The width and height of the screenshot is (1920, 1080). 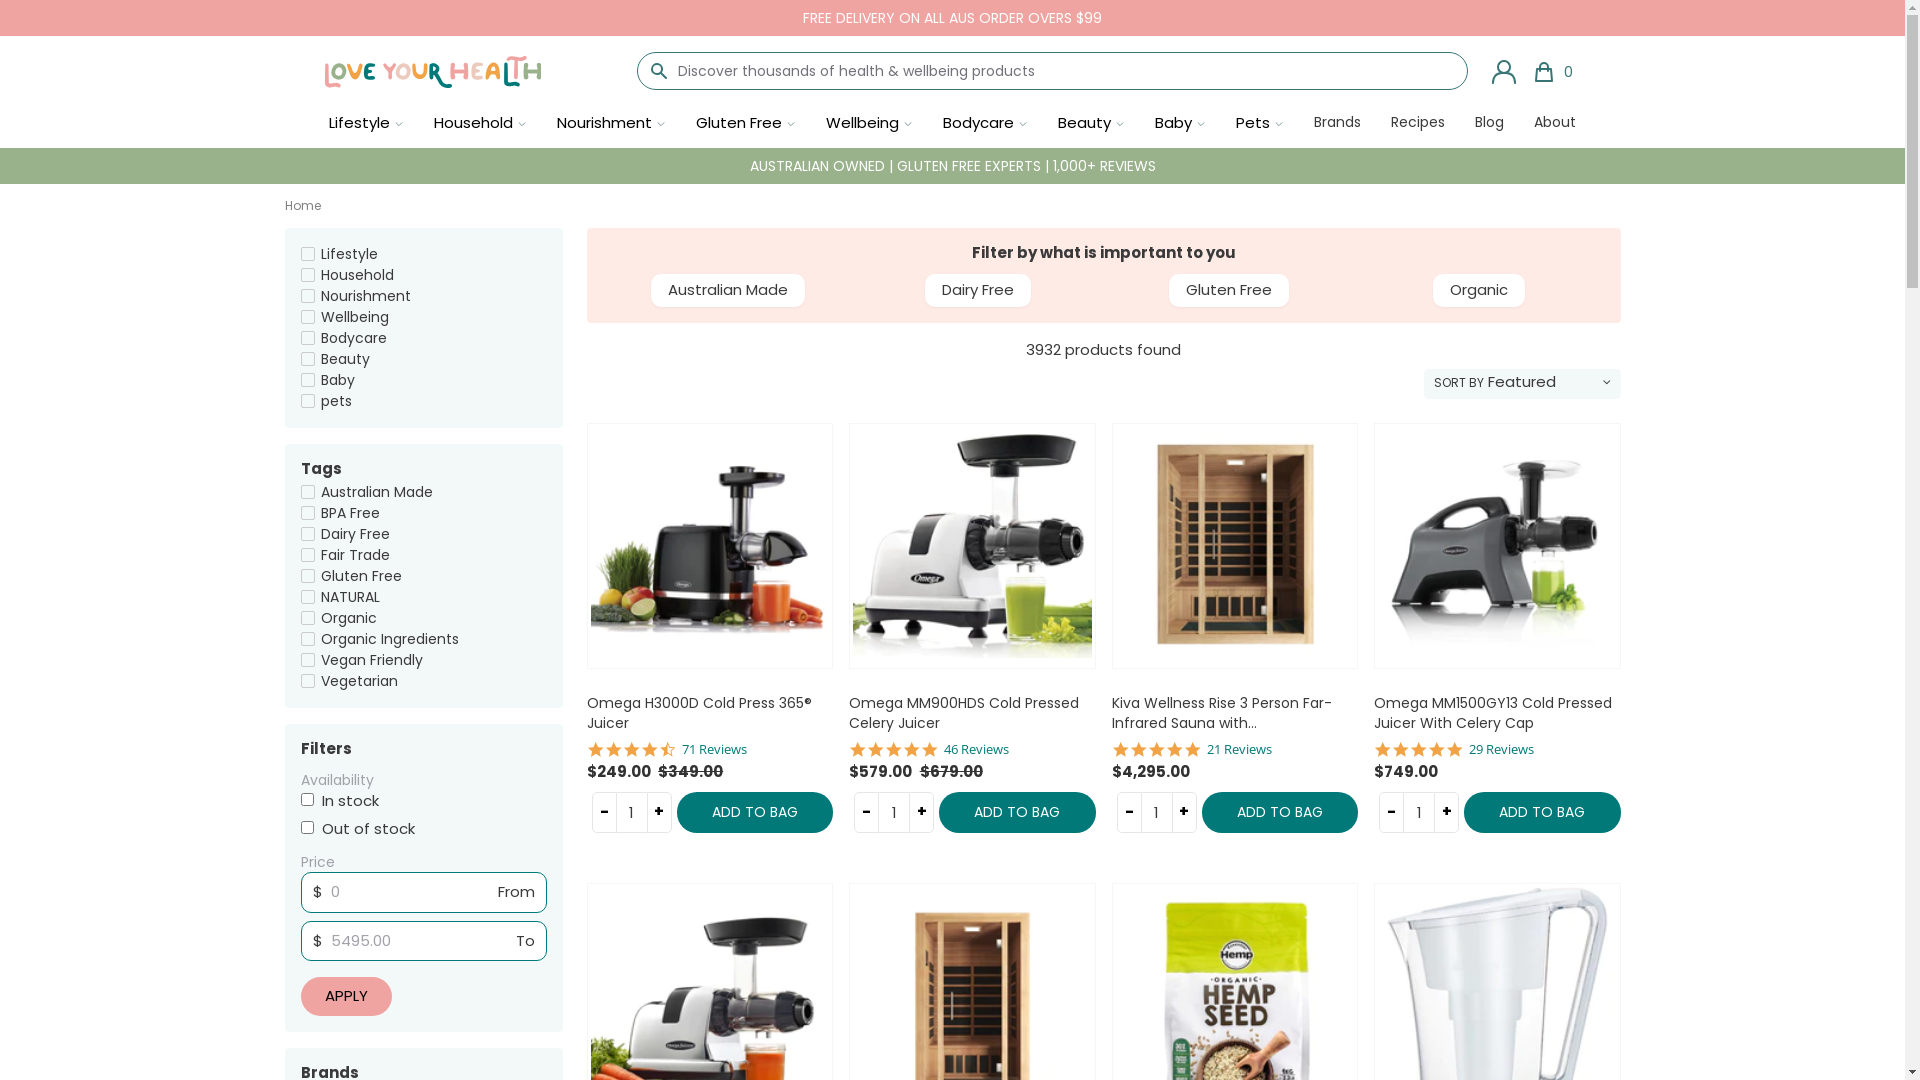 What do you see at coordinates (345, 996) in the screenshot?
I see `'Apply'` at bounding box center [345, 996].